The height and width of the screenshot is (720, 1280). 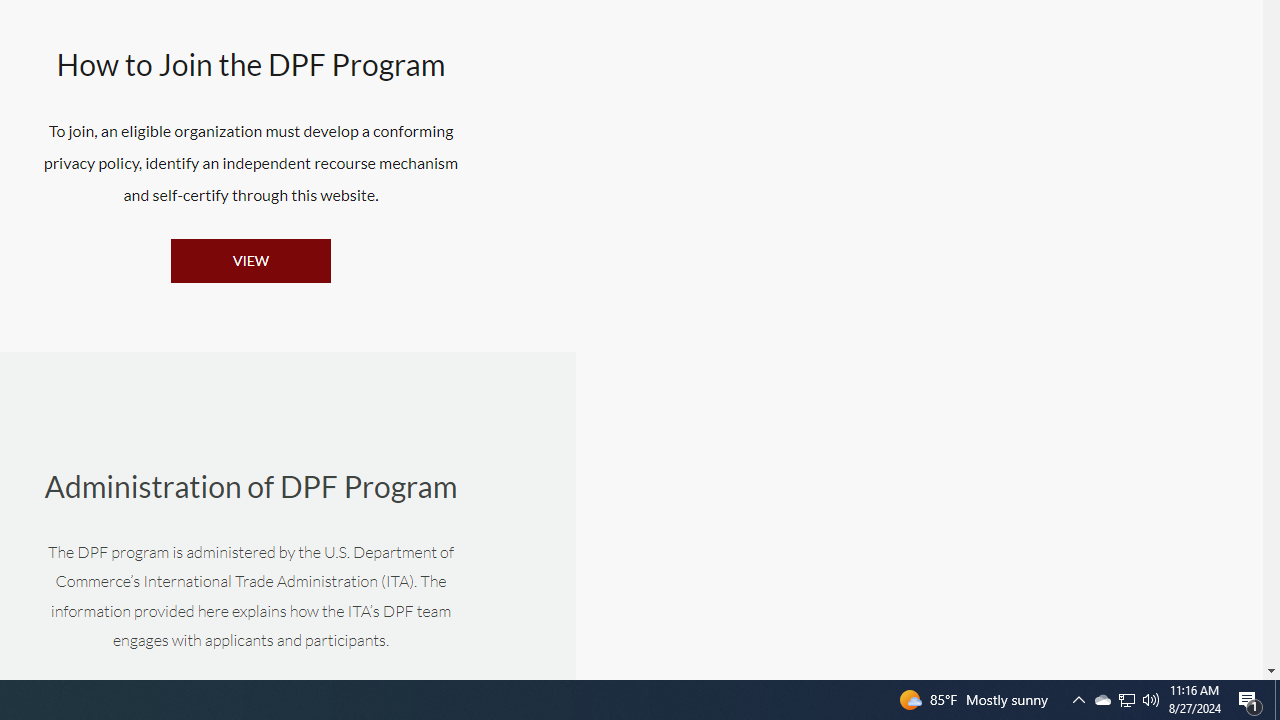 I want to click on 'VIEW', so click(x=250, y=259).